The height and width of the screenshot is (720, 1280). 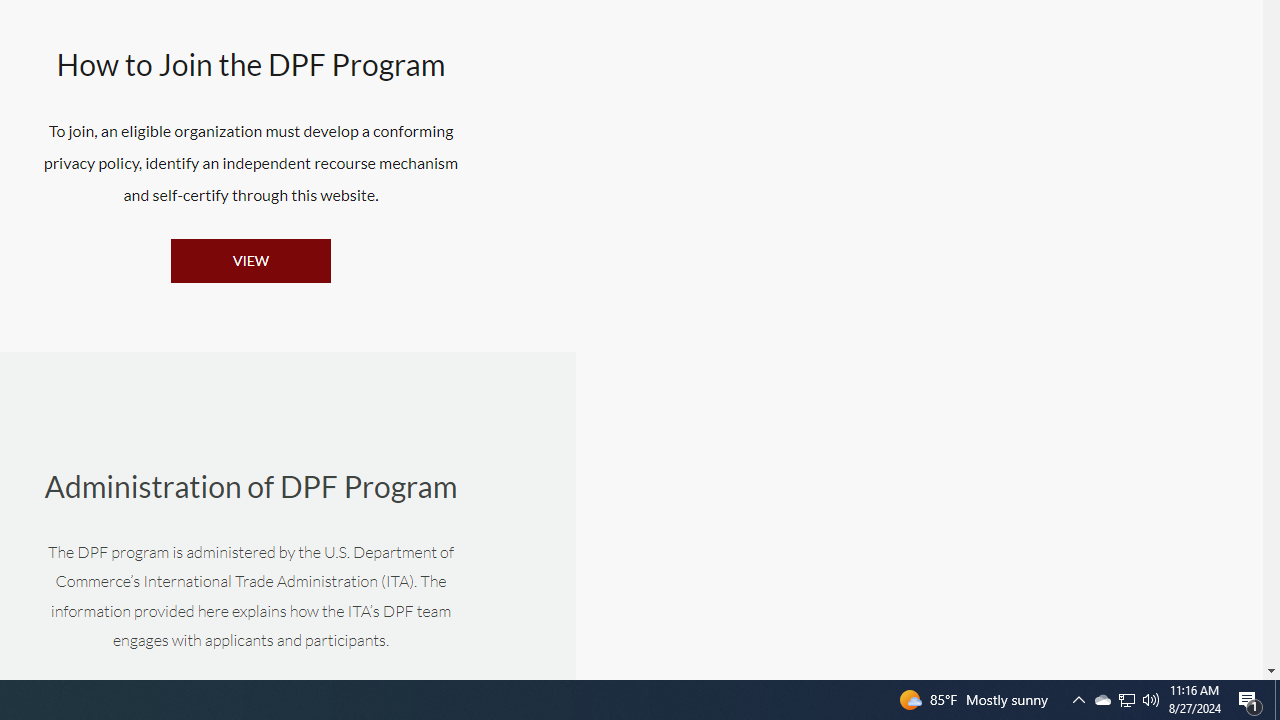 I want to click on 'VIEW', so click(x=250, y=259).